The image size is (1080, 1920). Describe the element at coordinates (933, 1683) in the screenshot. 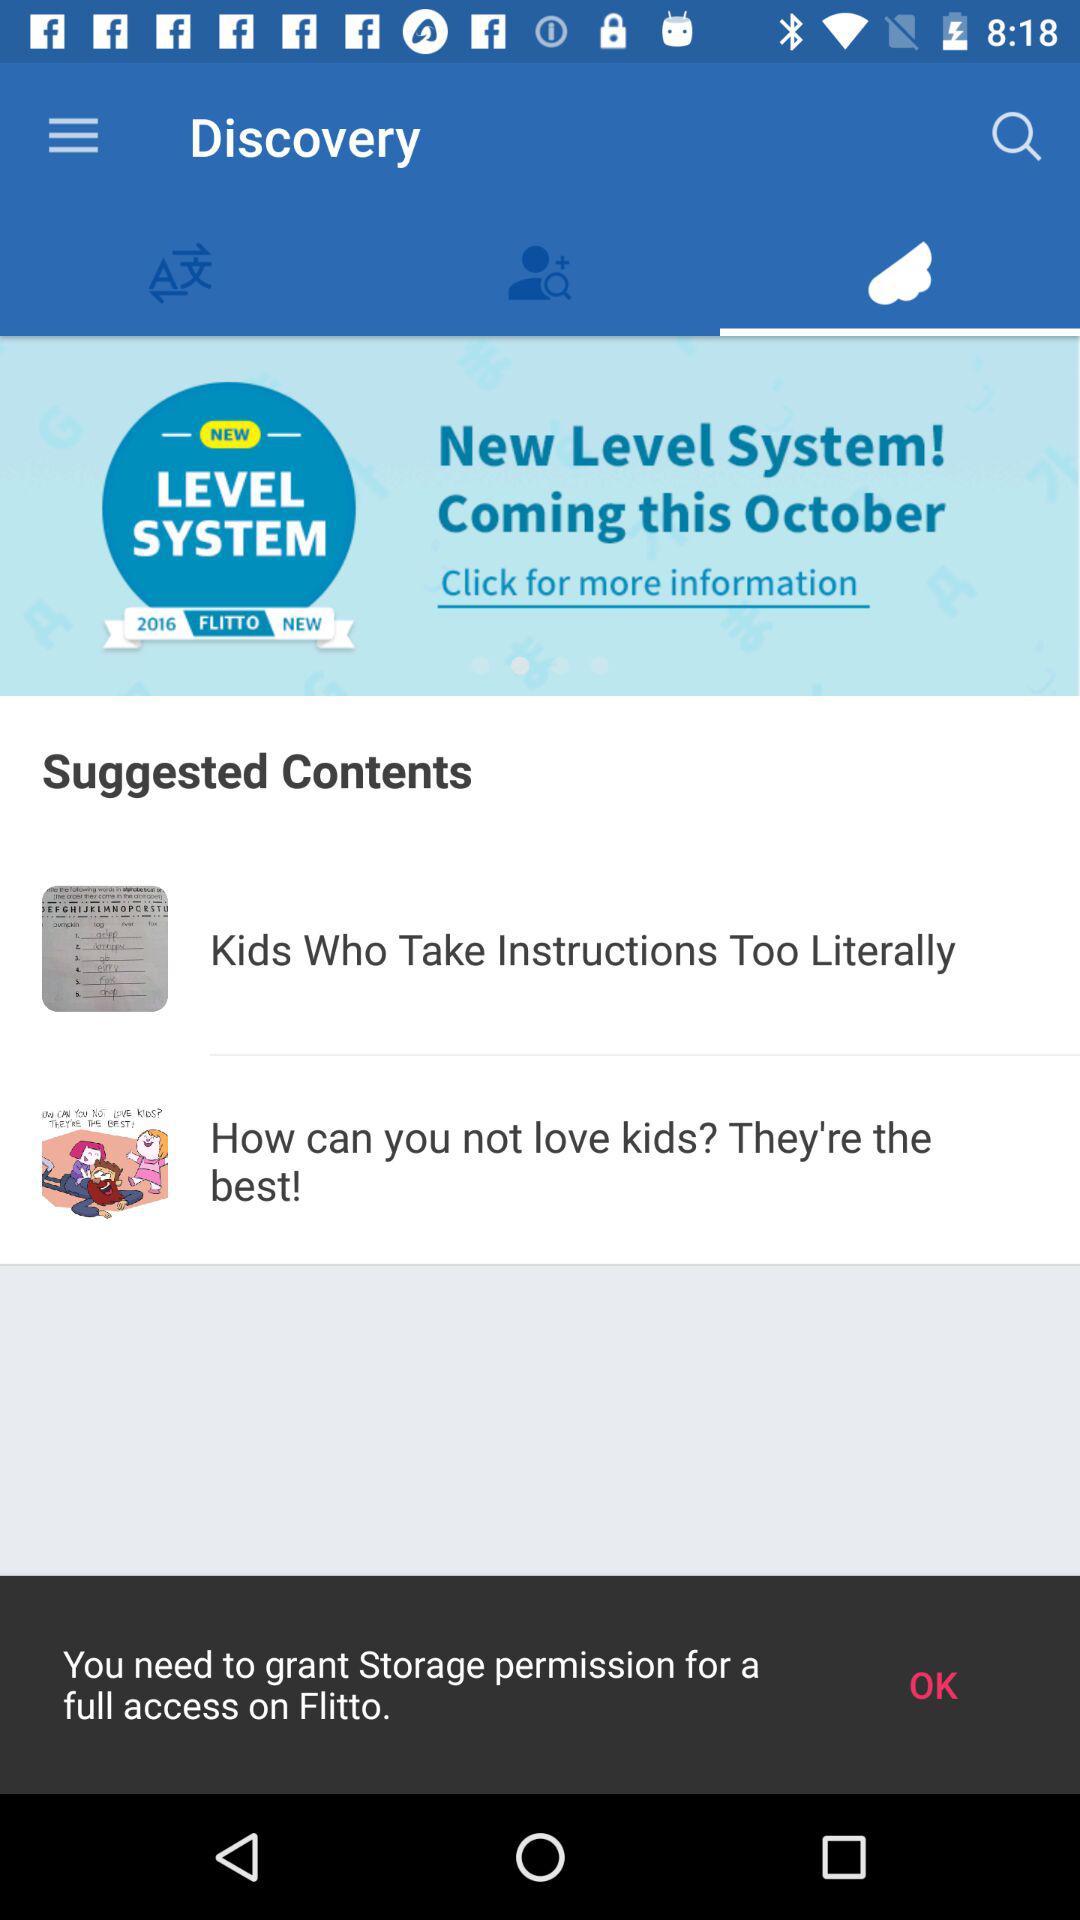

I see `the icon to the right of you need to` at that location.